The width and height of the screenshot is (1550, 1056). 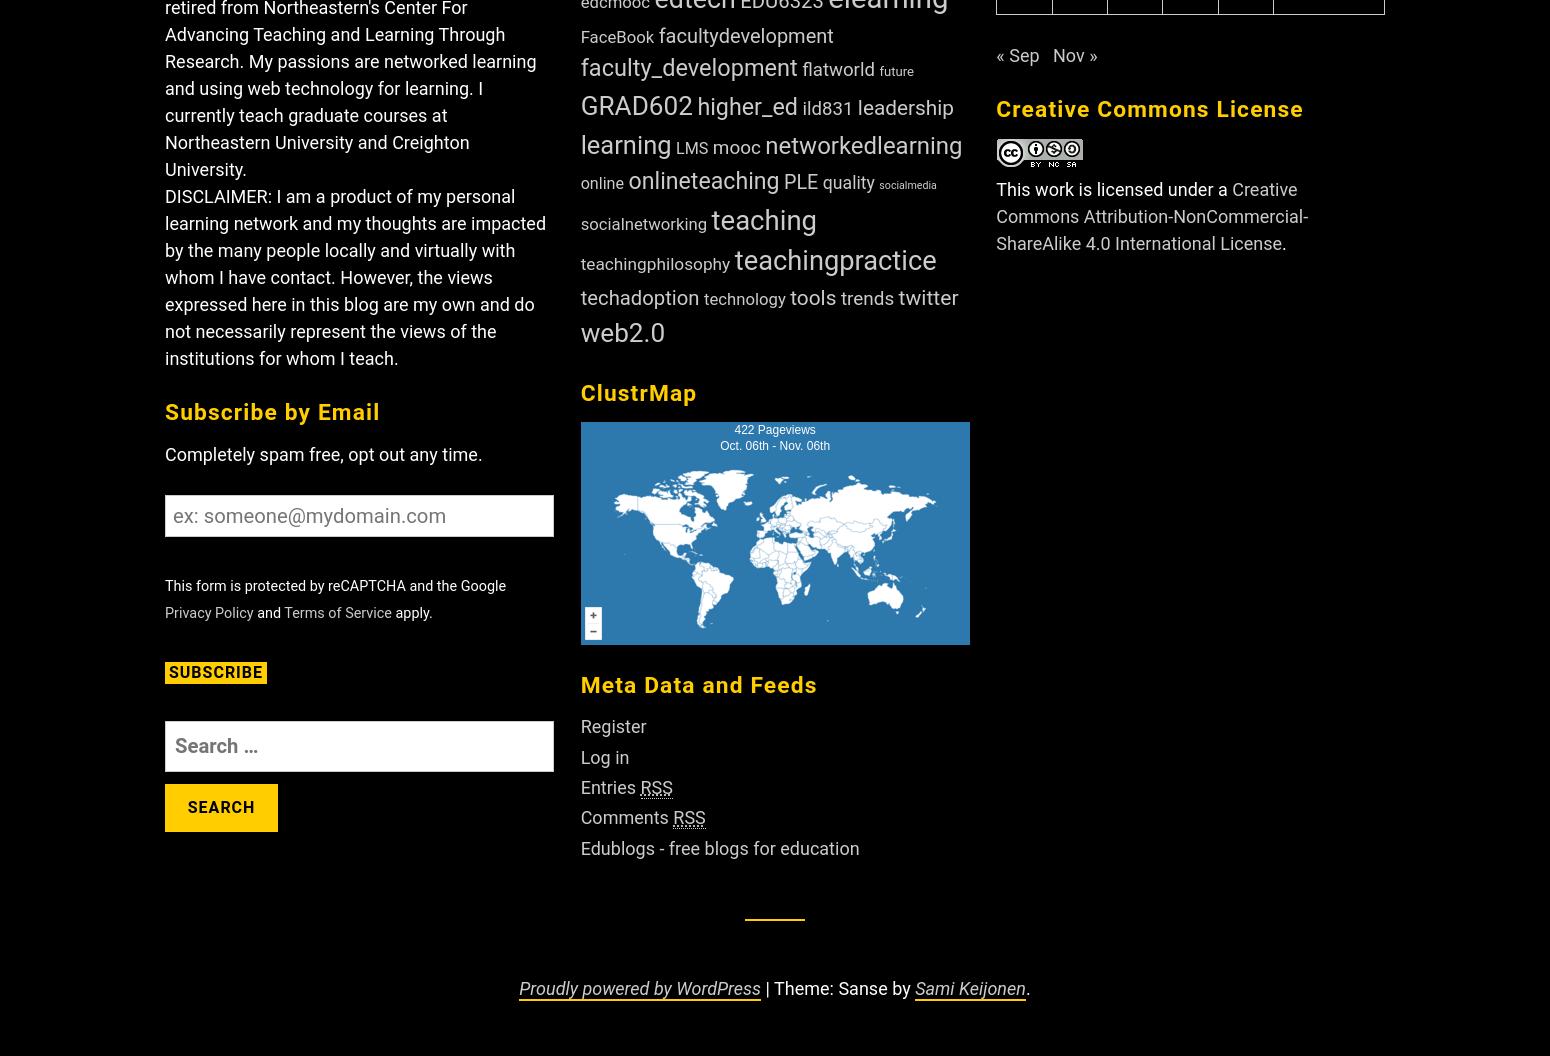 What do you see at coordinates (843, 988) in the screenshot?
I see `'Theme: Sanse by'` at bounding box center [843, 988].